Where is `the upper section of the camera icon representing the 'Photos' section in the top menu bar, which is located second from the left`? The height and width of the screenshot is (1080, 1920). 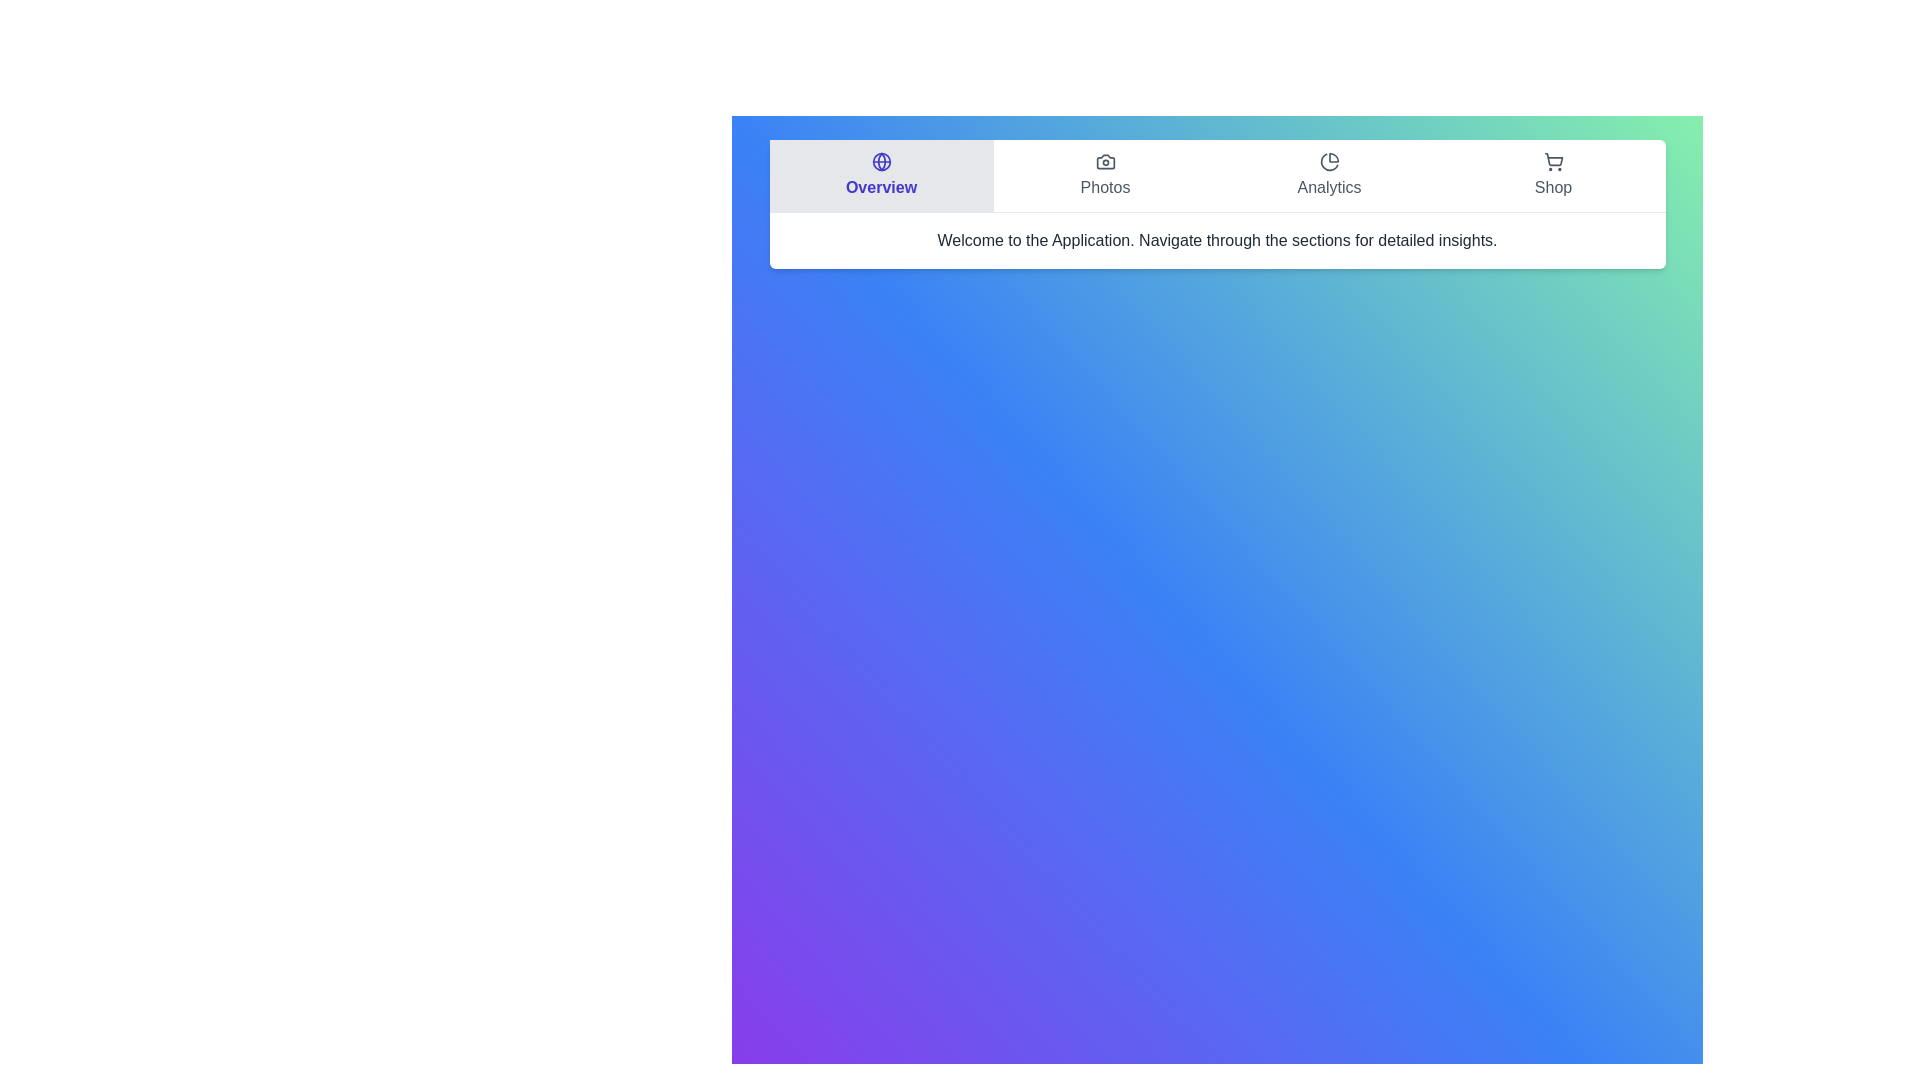
the upper section of the camera icon representing the 'Photos' section in the top menu bar, which is located second from the left is located at coordinates (1104, 161).